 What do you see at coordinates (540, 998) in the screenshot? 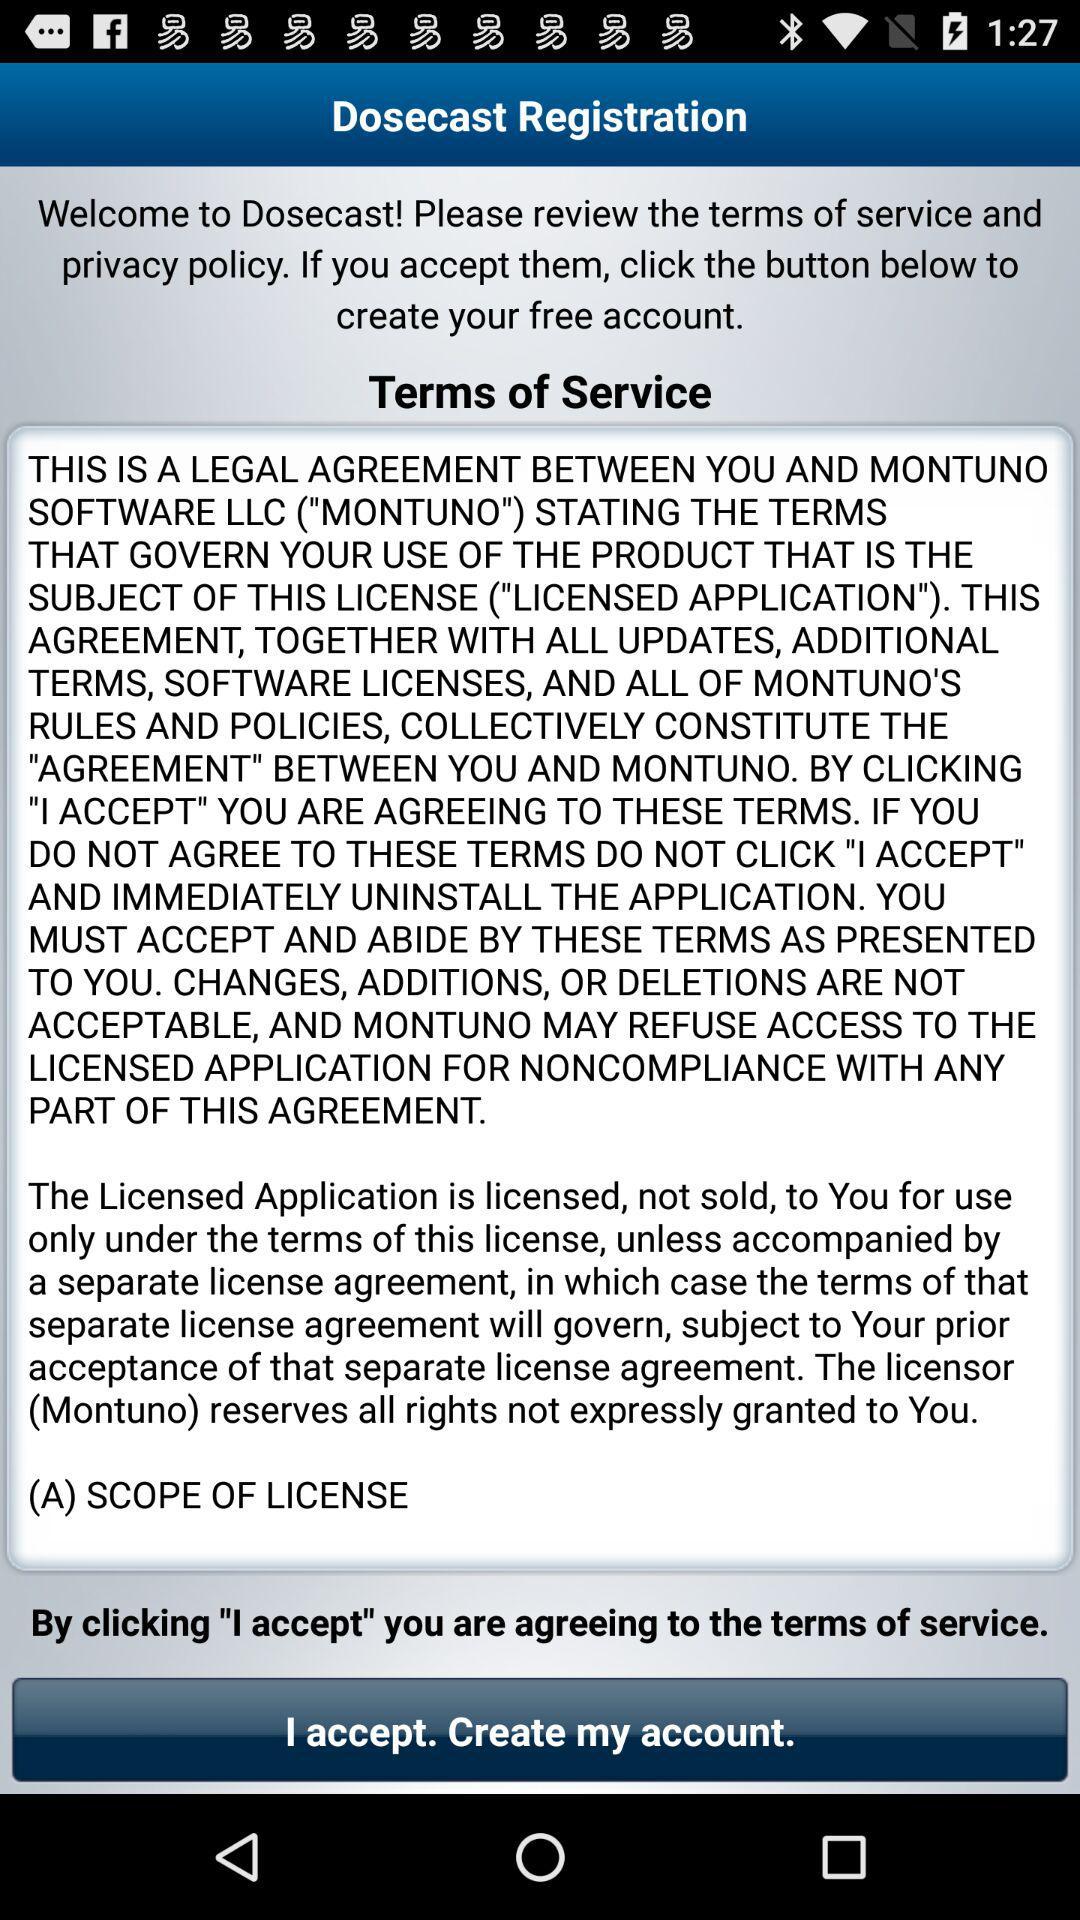
I see `the icon above the by clicking i item` at bounding box center [540, 998].